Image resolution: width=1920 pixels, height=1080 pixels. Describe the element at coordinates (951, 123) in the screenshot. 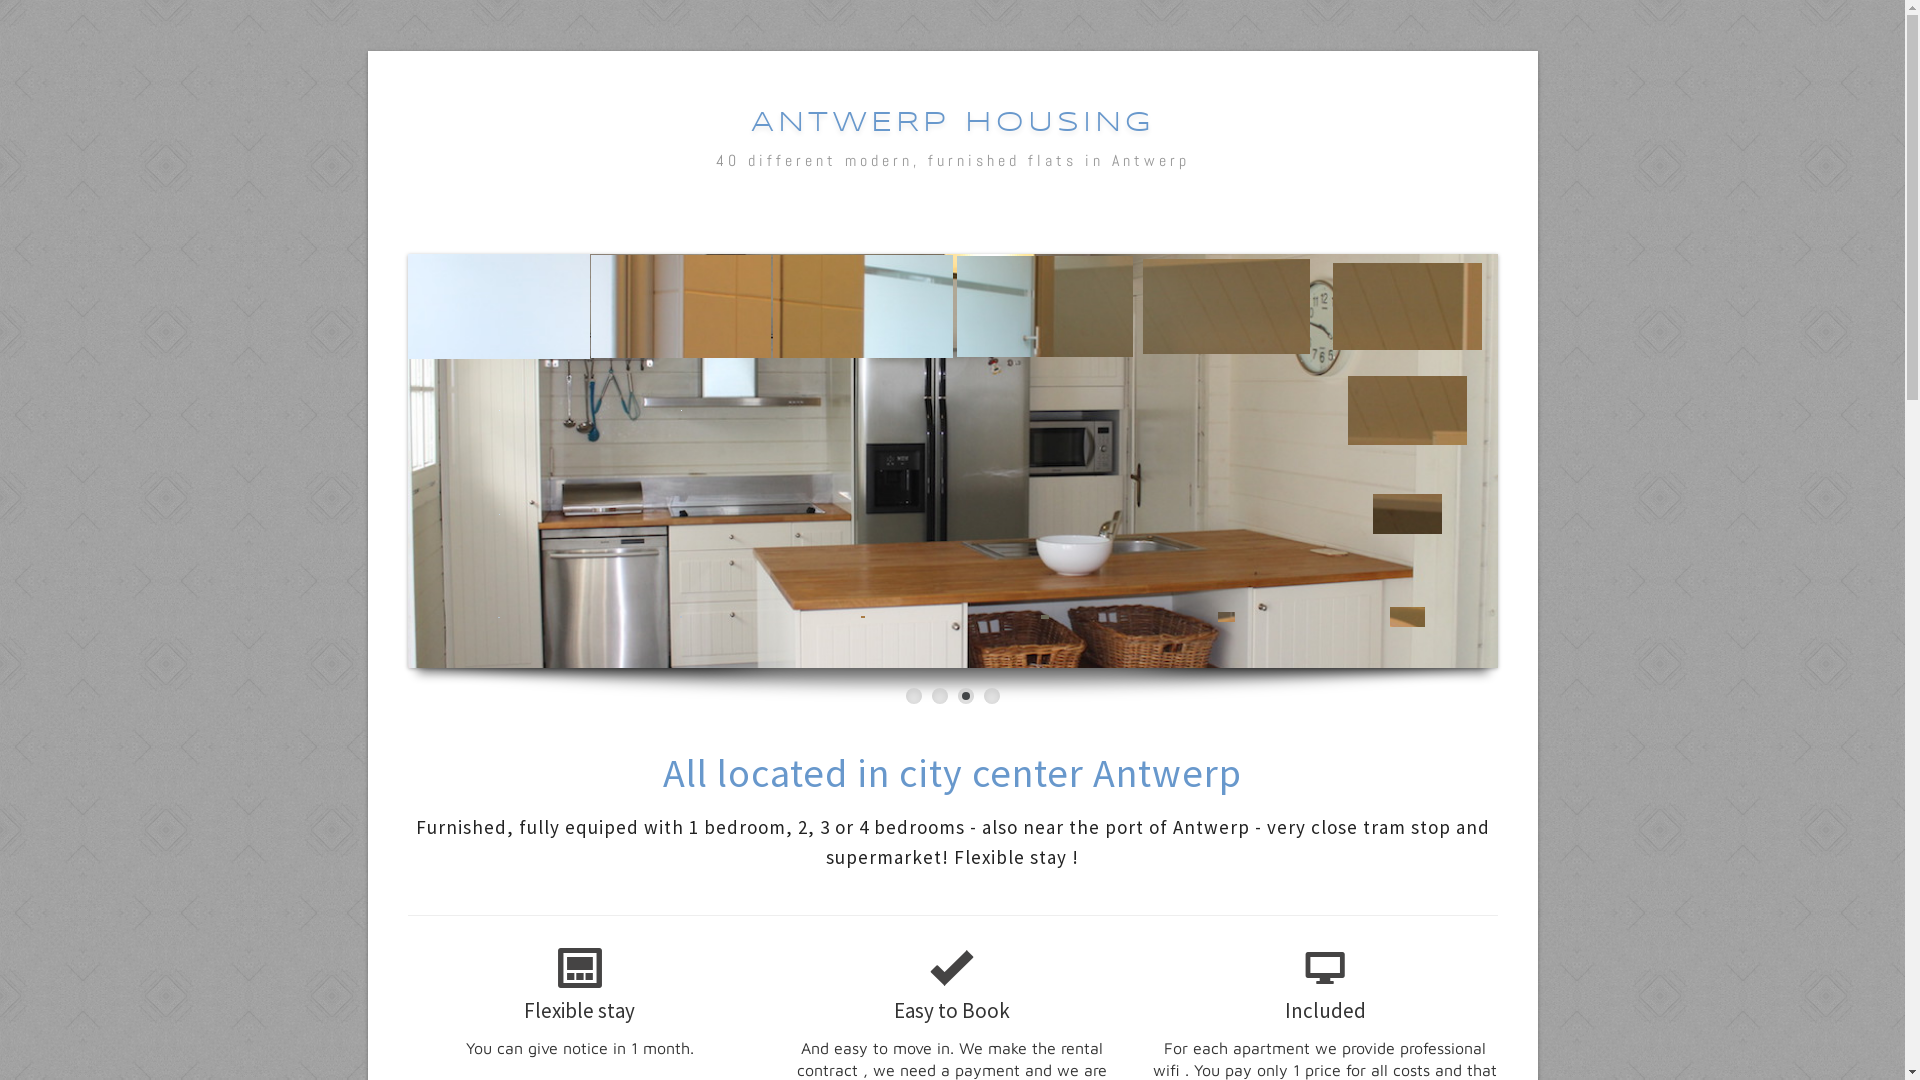

I see `'ANTWERP HOUSING'` at that location.